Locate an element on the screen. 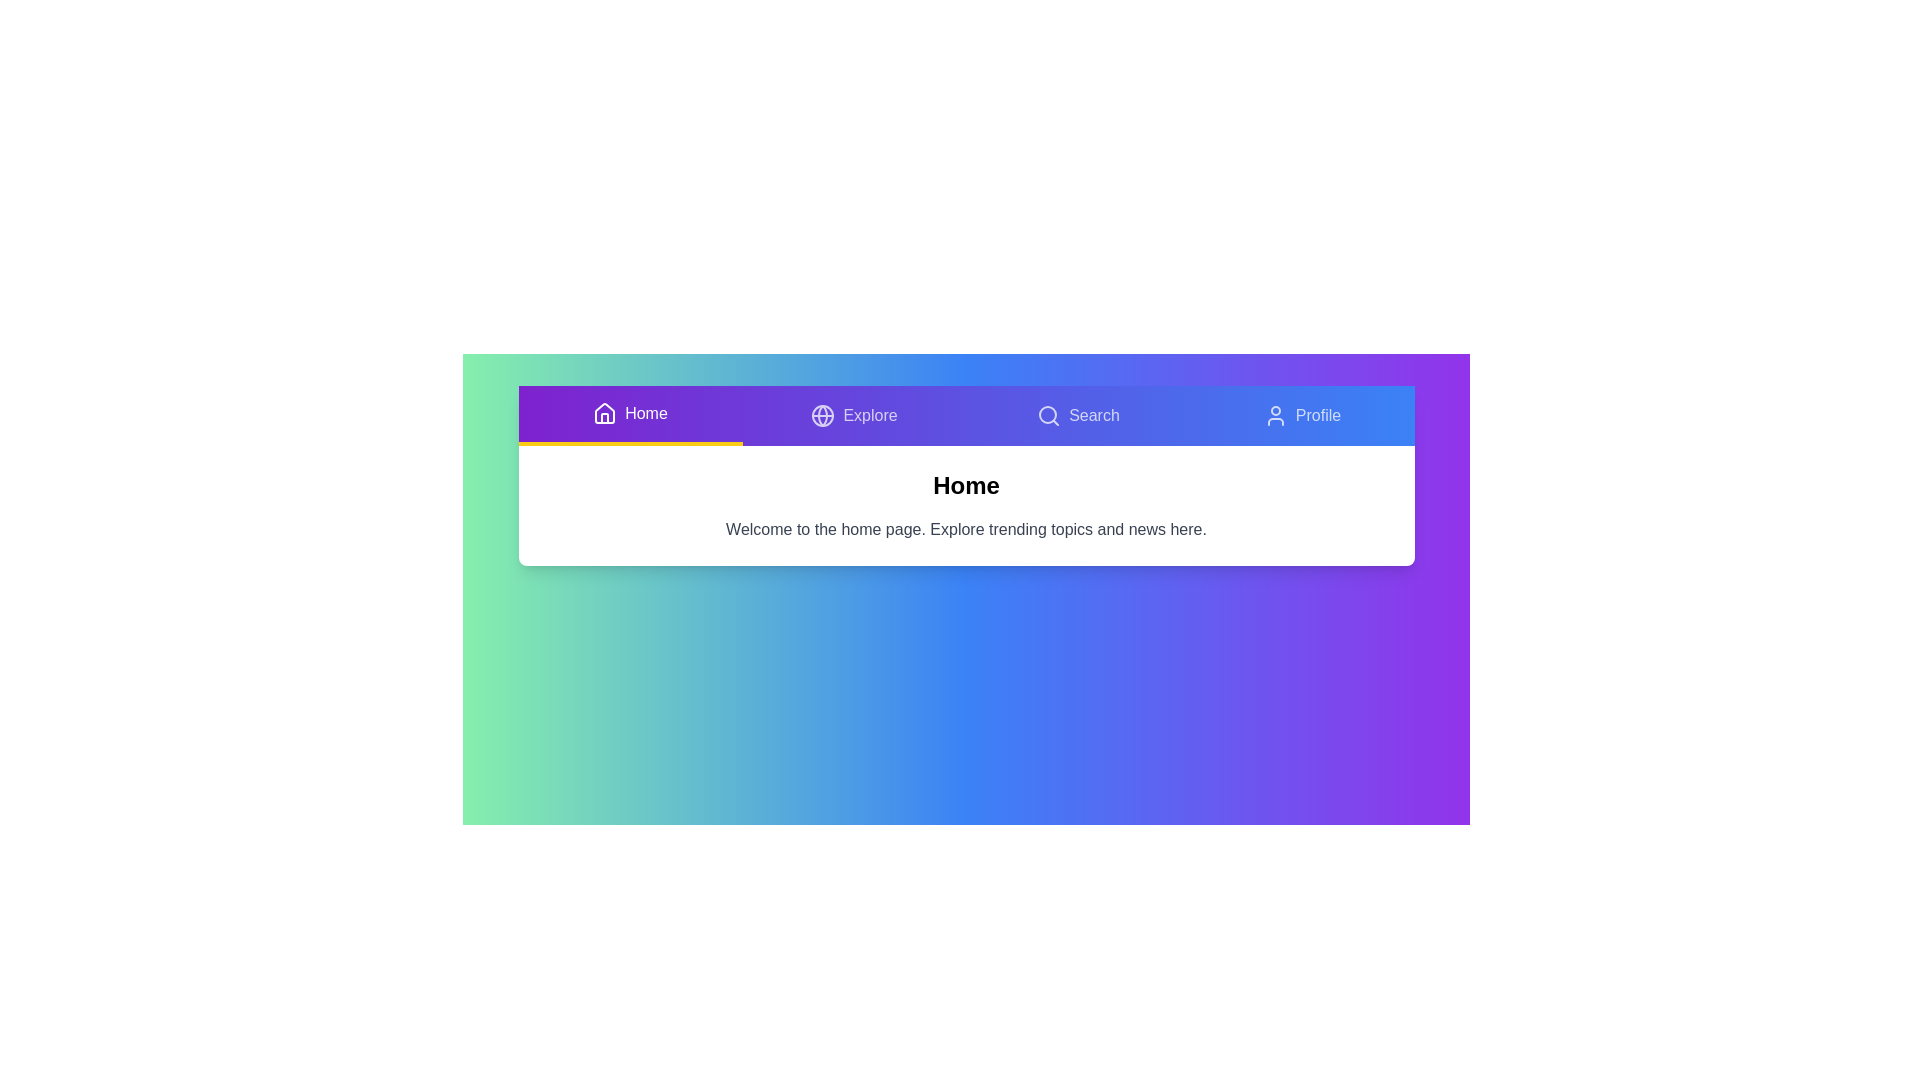 This screenshot has width=1920, height=1080. the tab button labeled Explore is located at coordinates (854, 415).